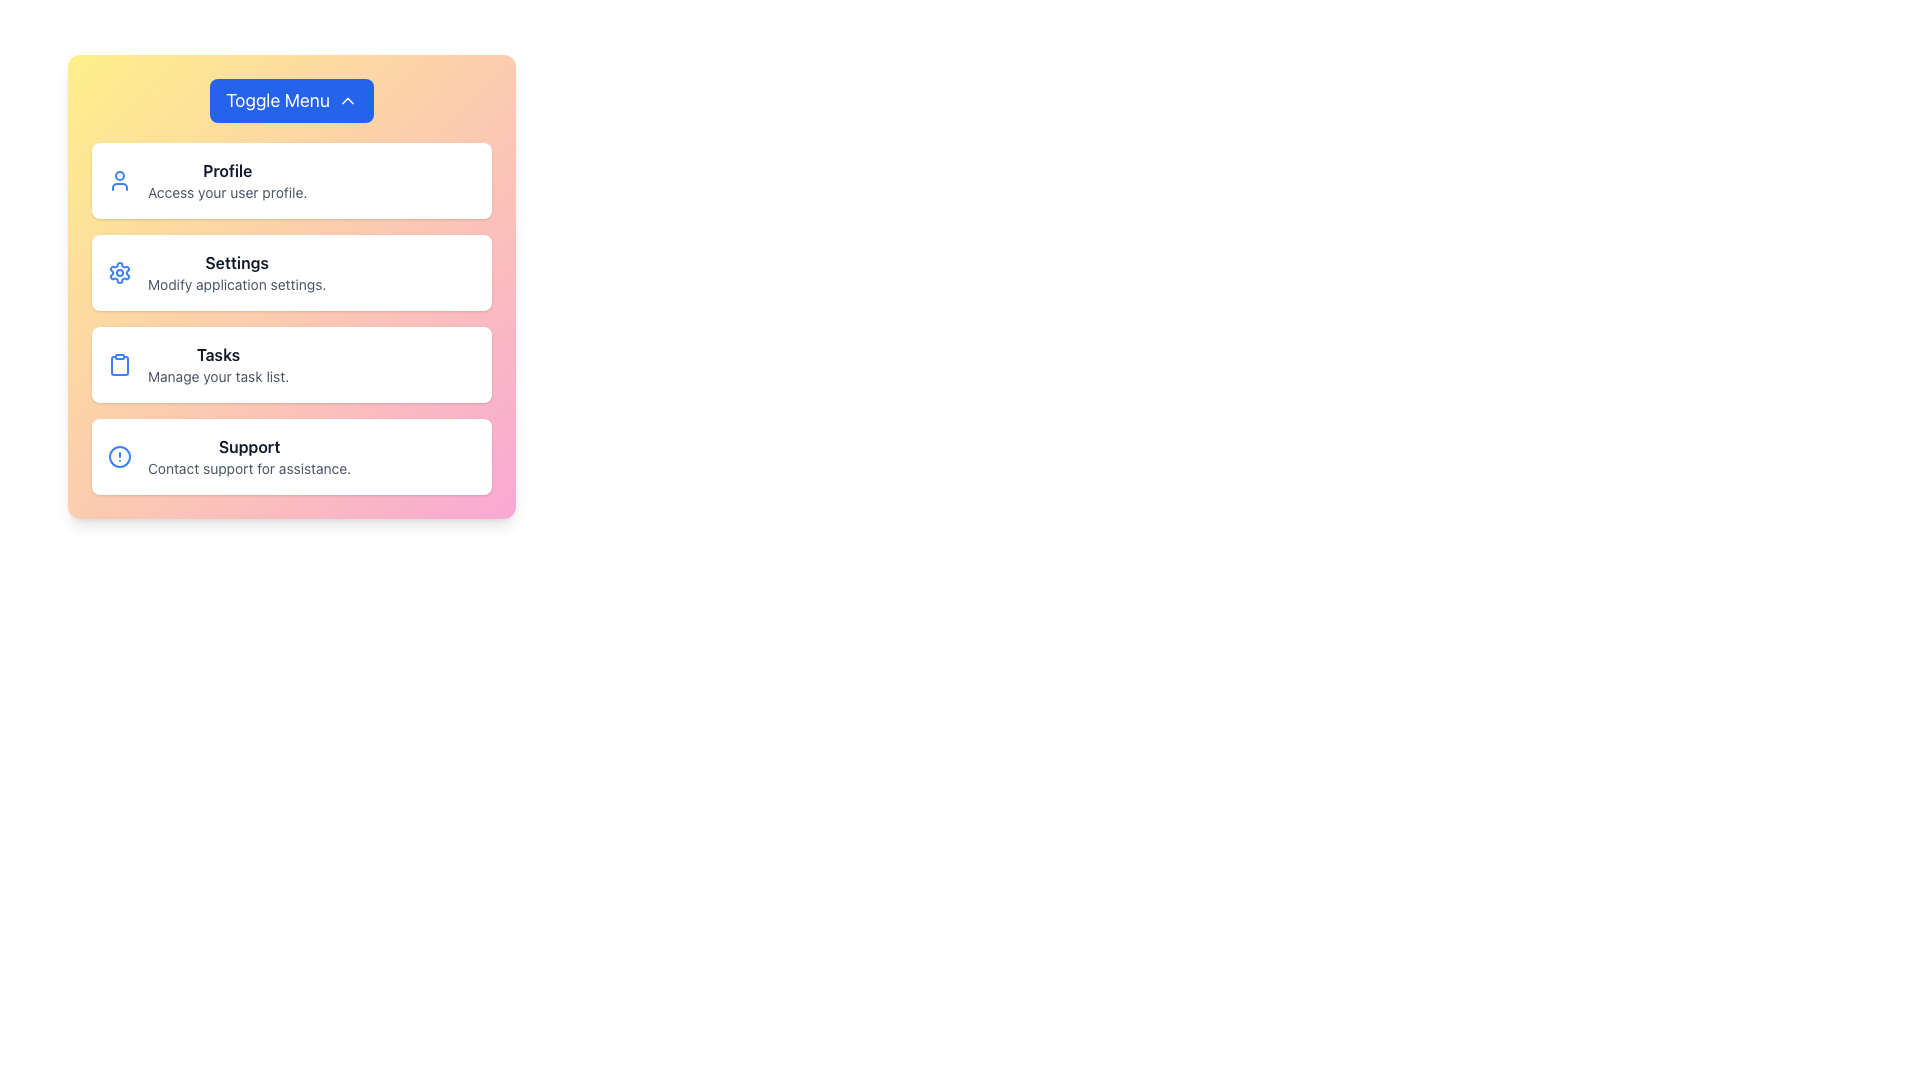 Image resolution: width=1920 pixels, height=1080 pixels. Describe the element at coordinates (237, 285) in the screenshot. I see `the static text label that reads 'Modify application settings.', which is positioned below the 'Settings' title and styled in gray color` at that location.